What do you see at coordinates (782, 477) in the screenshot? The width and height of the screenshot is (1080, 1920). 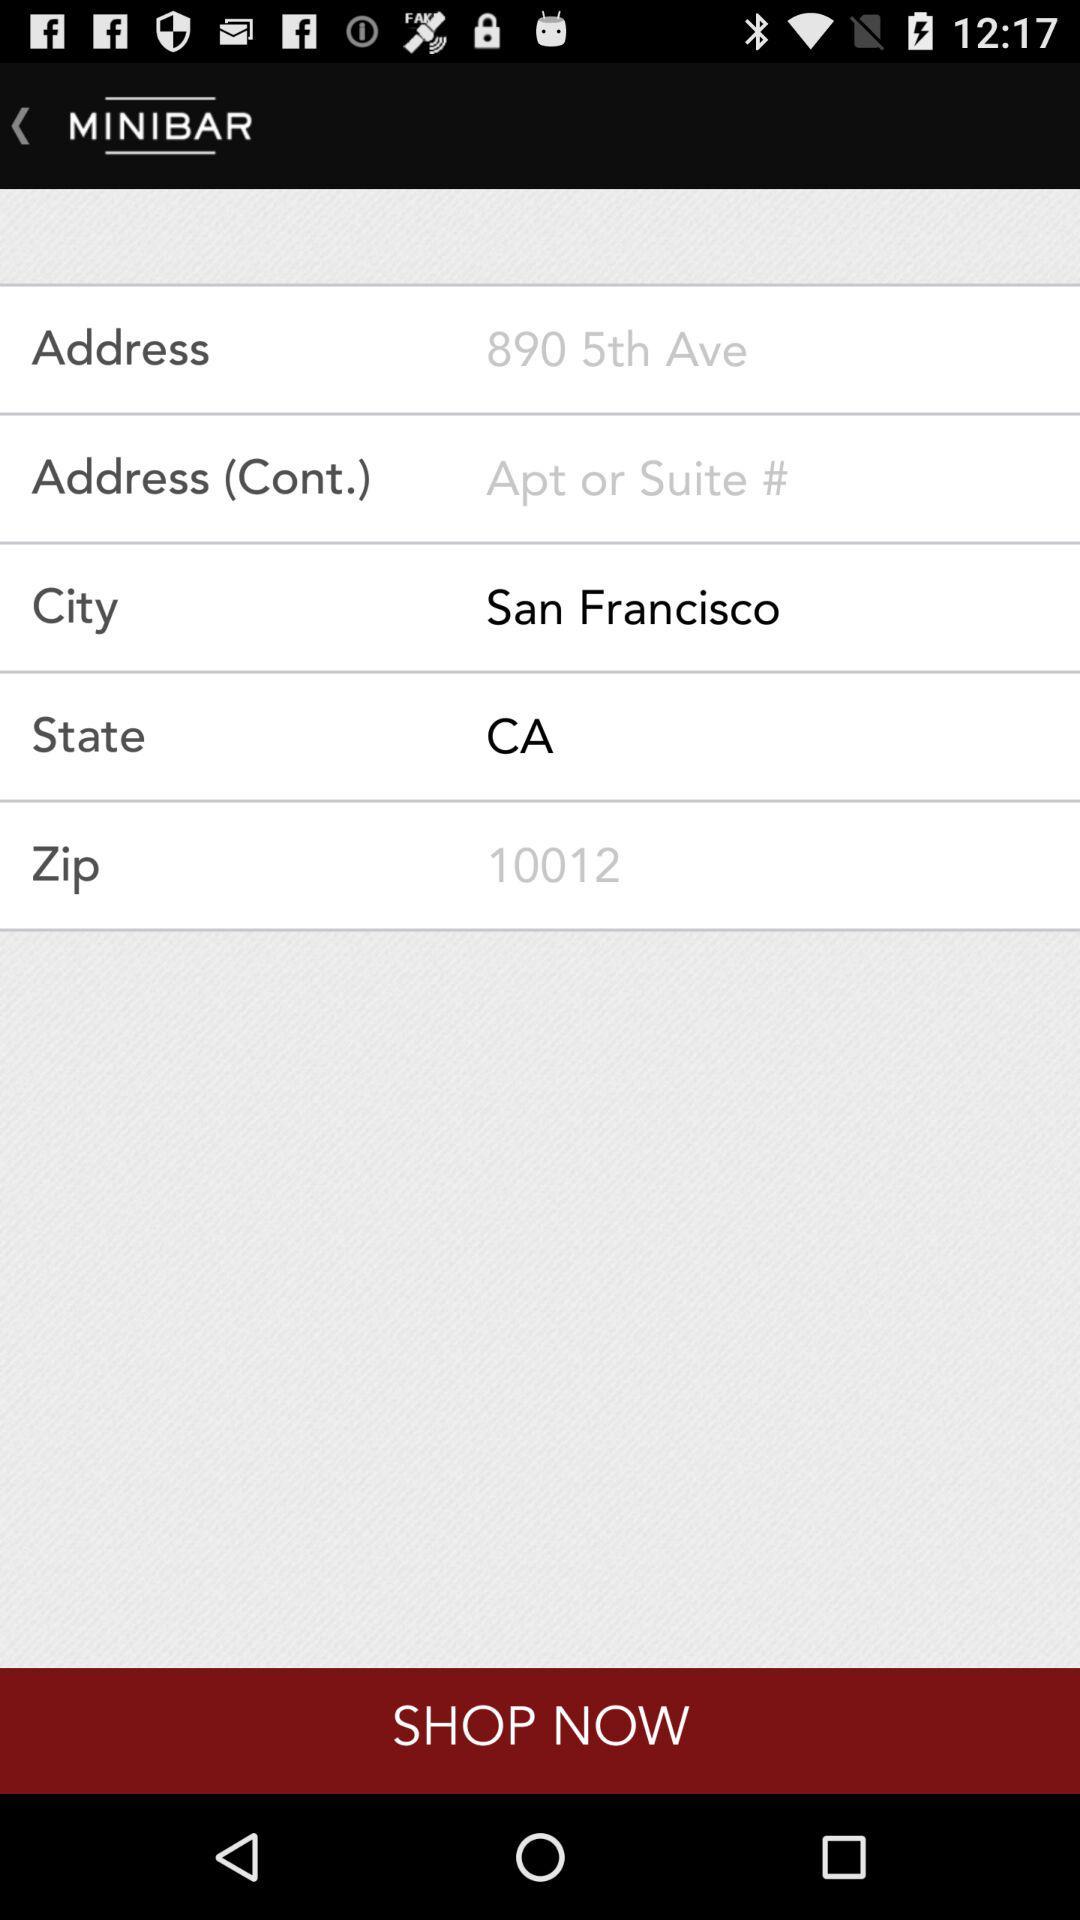 I see `apt or suite` at bounding box center [782, 477].